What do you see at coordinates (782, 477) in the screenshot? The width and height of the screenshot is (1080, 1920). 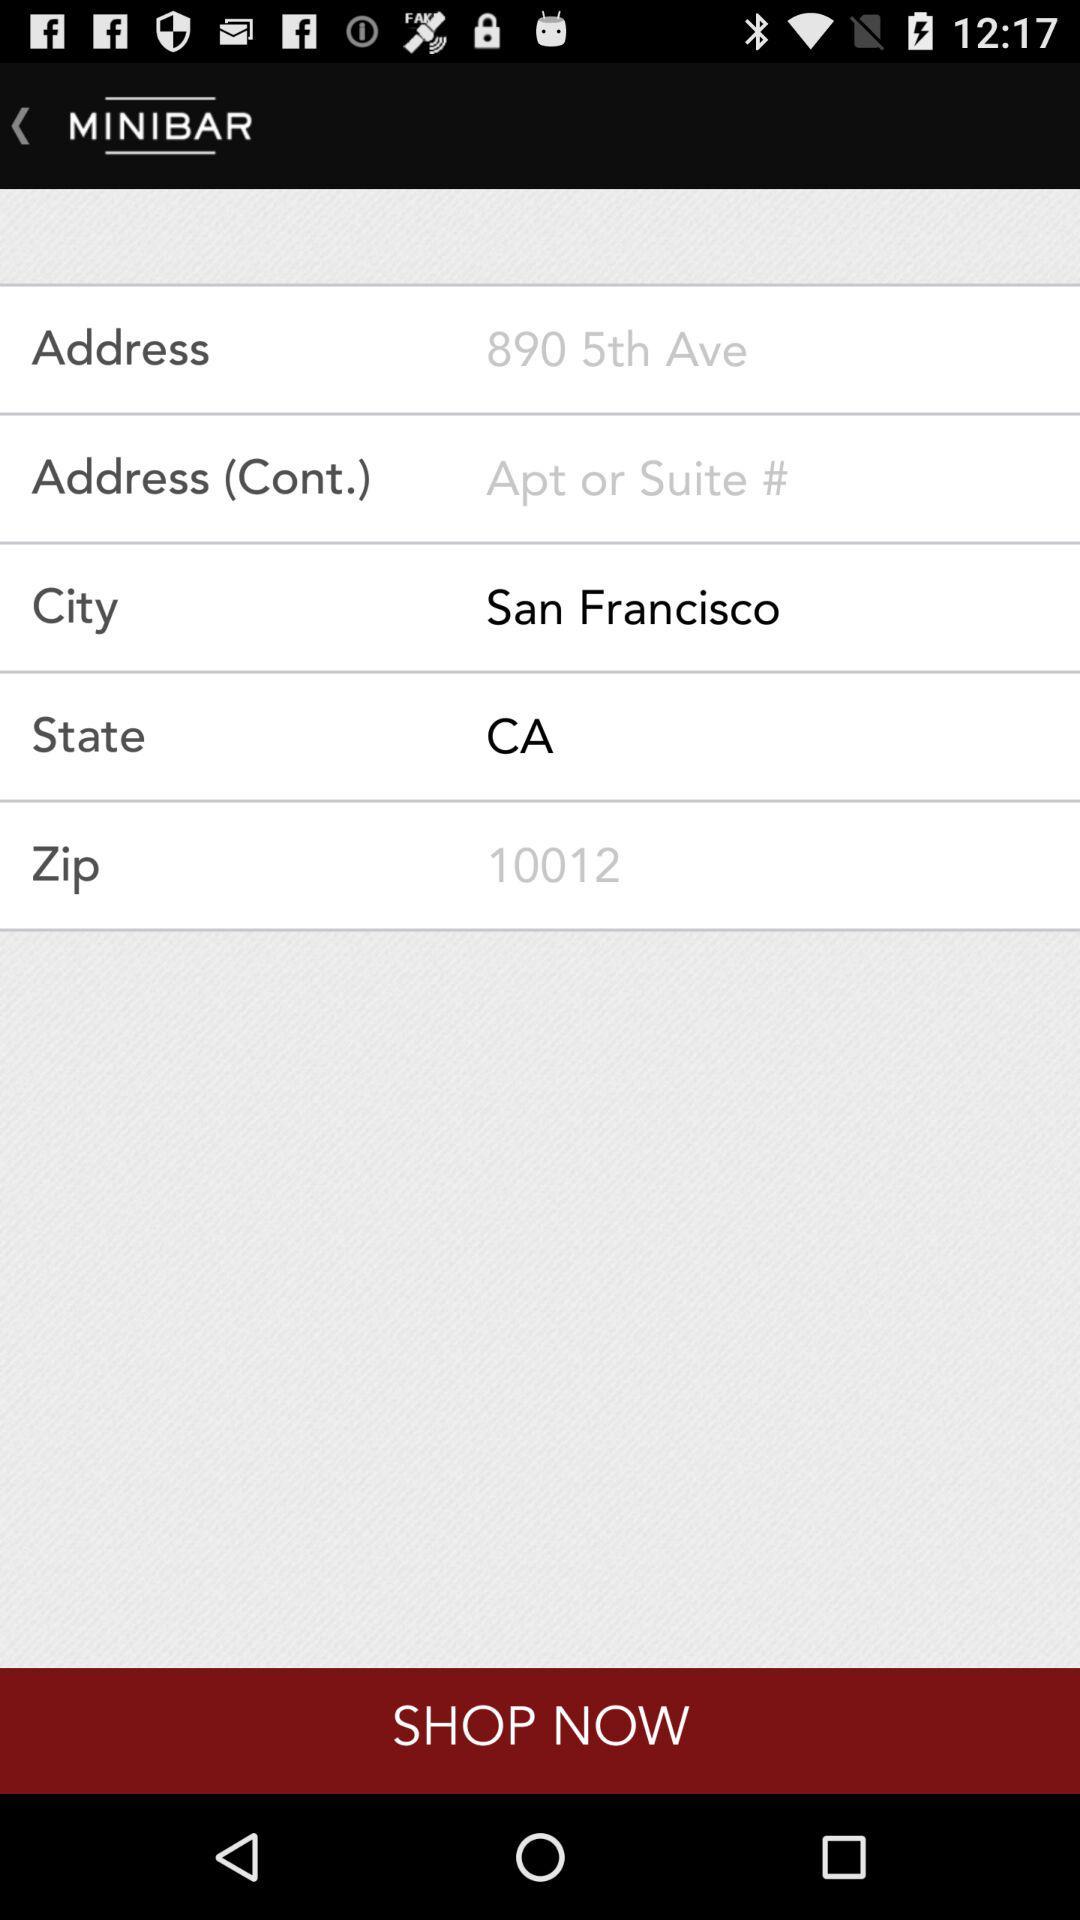 I see `apt or suite` at bounding box center [782, 477].